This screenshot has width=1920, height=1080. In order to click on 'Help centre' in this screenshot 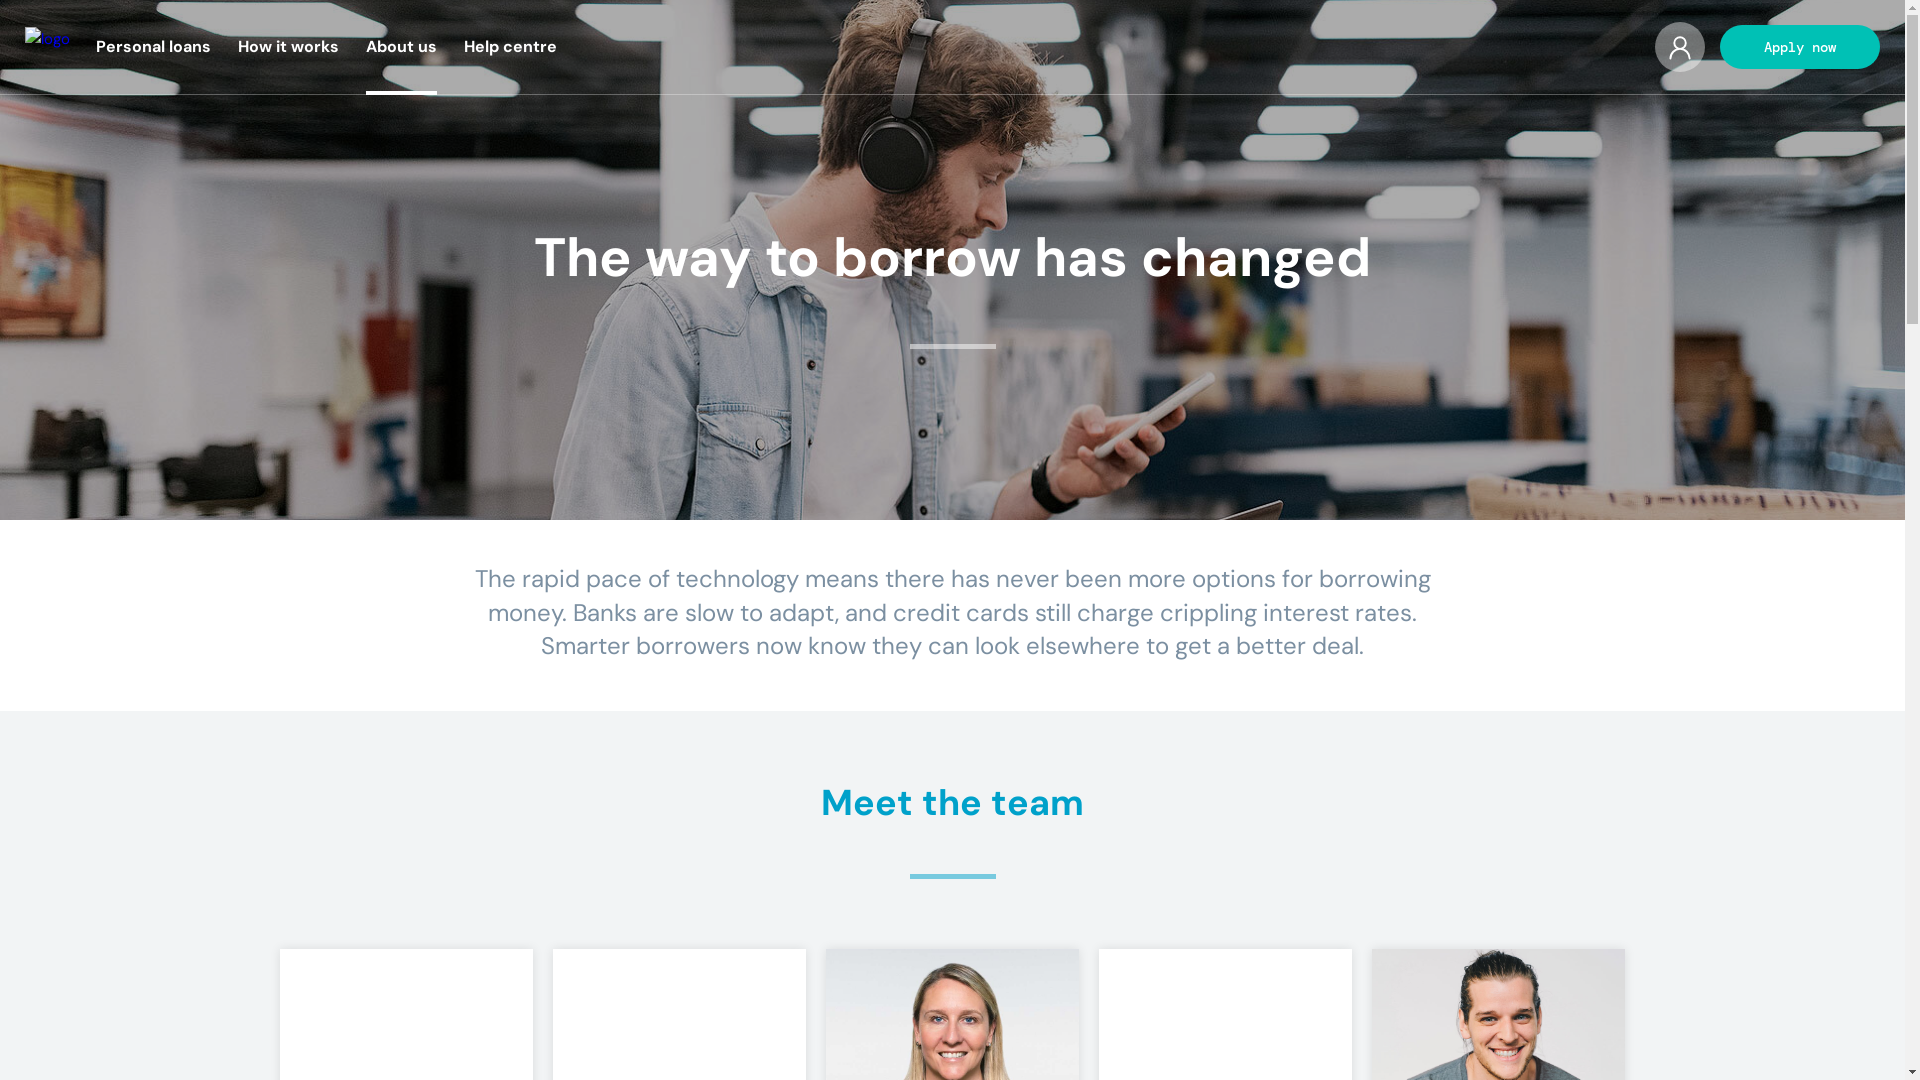, I will do `click(509, 45)`.